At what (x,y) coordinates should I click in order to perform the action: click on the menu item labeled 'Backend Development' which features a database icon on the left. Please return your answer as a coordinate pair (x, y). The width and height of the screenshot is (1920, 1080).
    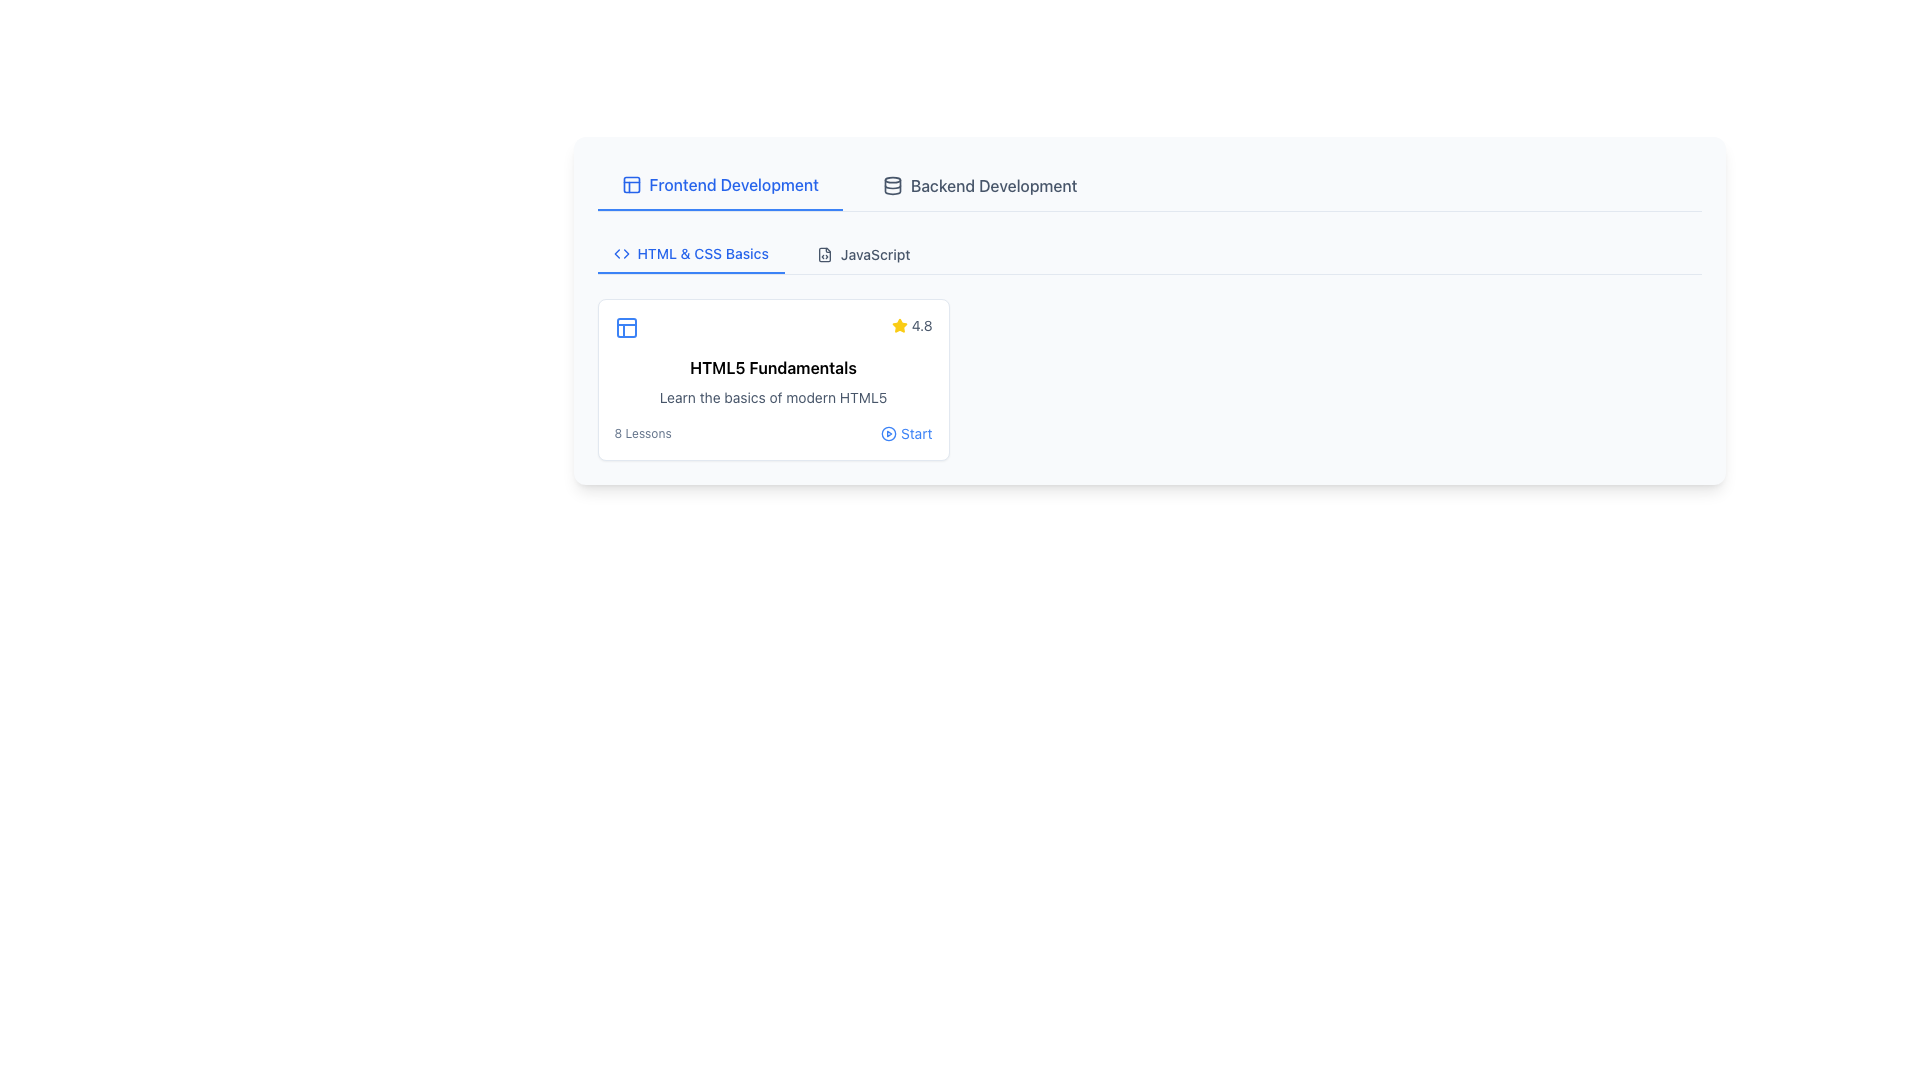
    Looking at the image, I should click on (980, 185).